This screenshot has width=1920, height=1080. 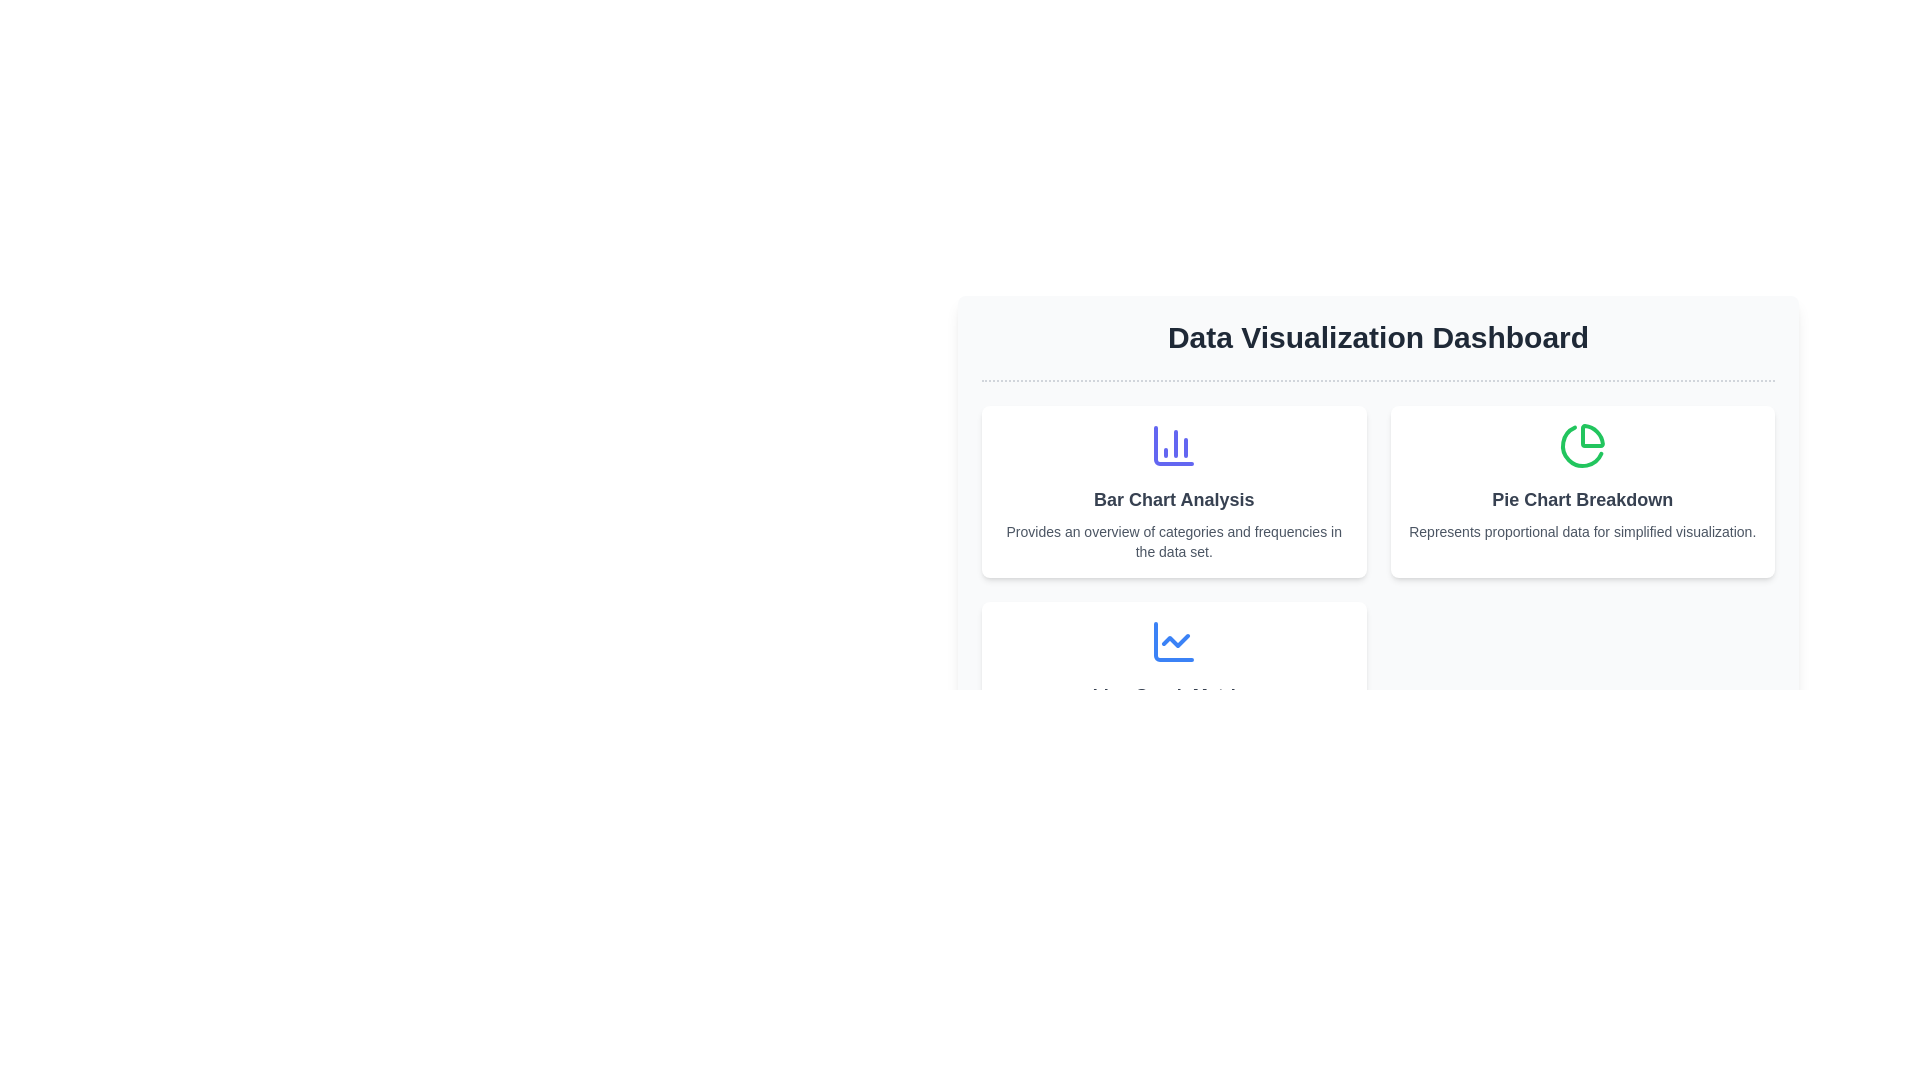 What do you see at coordinates (1591, 434) in the screenshot?
I see `the green circular segment representing a portion of the pie chart in the 'Pie Chart Breakdown' section of the interface` at bounding box center [1591, 434].